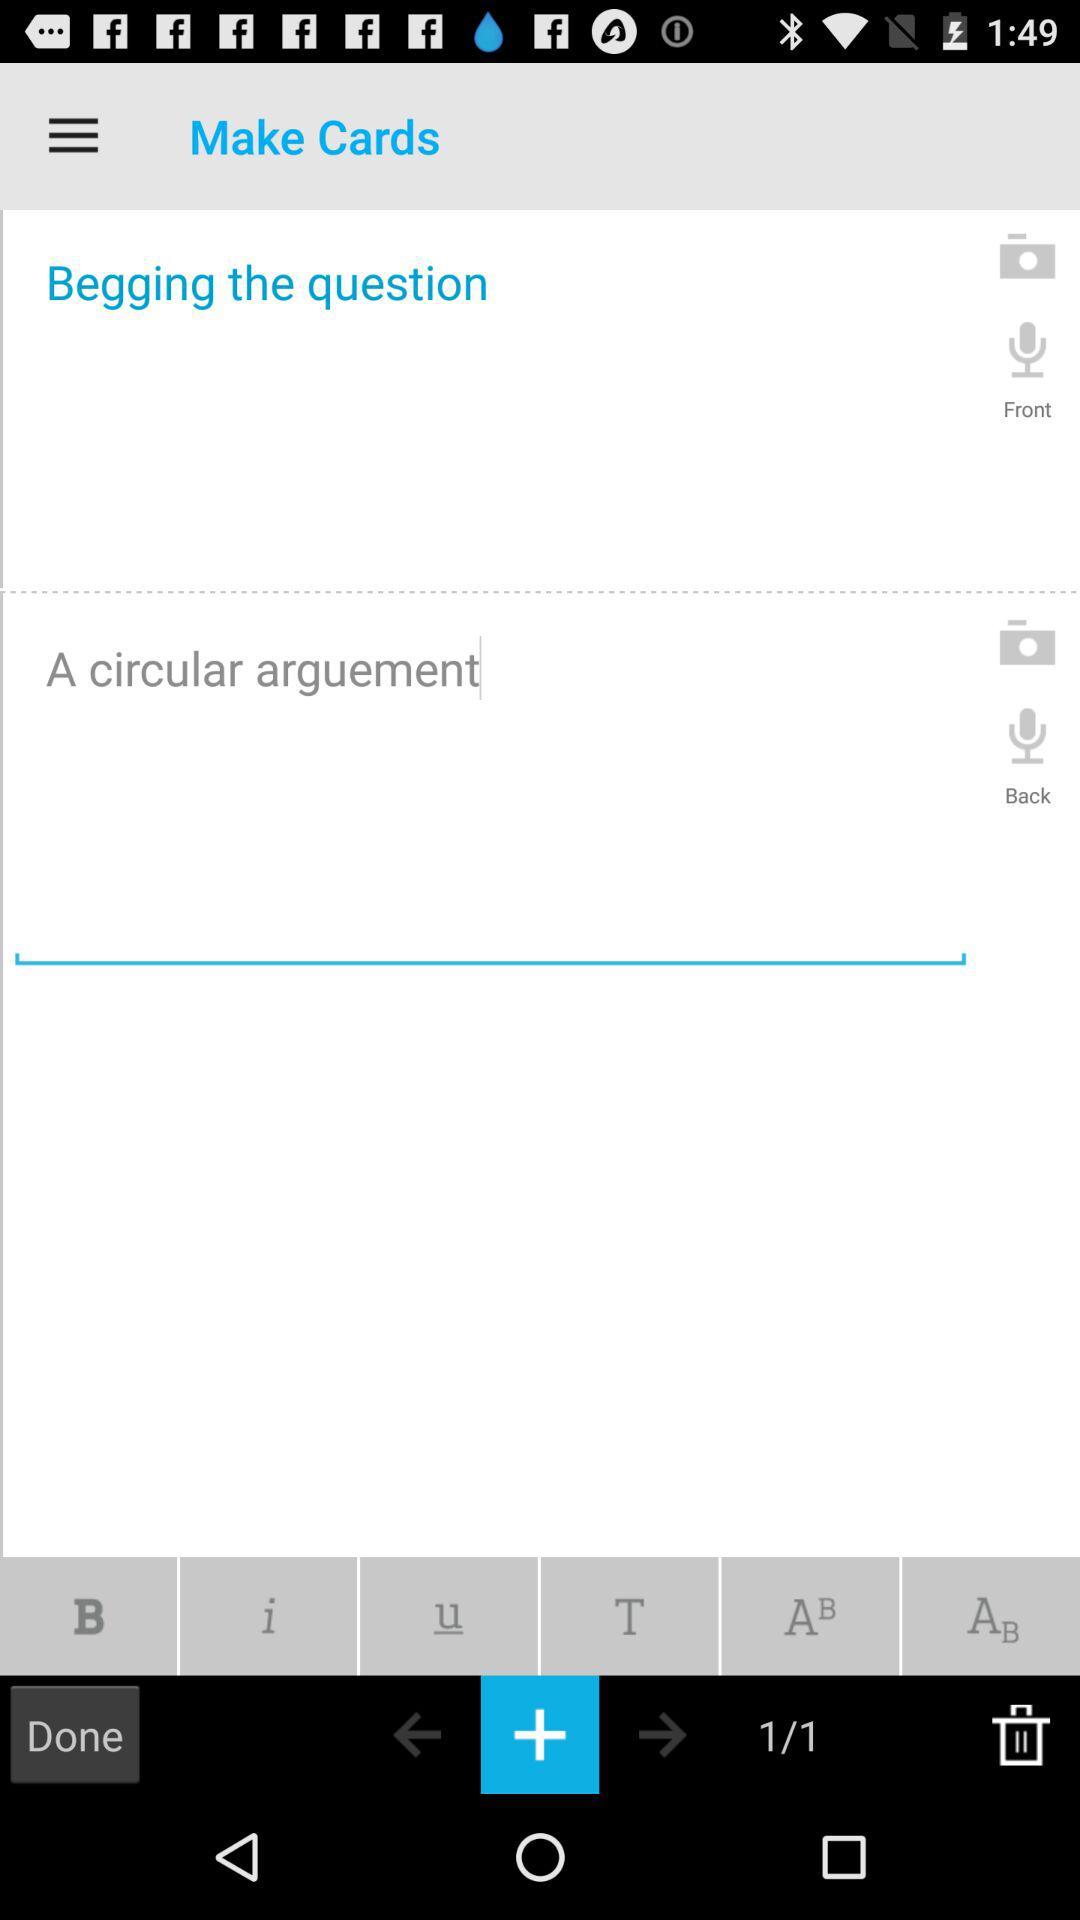  Describe the element at coordinates (991, 1616) in the screenshot. I see `change text to subscript` at that location.